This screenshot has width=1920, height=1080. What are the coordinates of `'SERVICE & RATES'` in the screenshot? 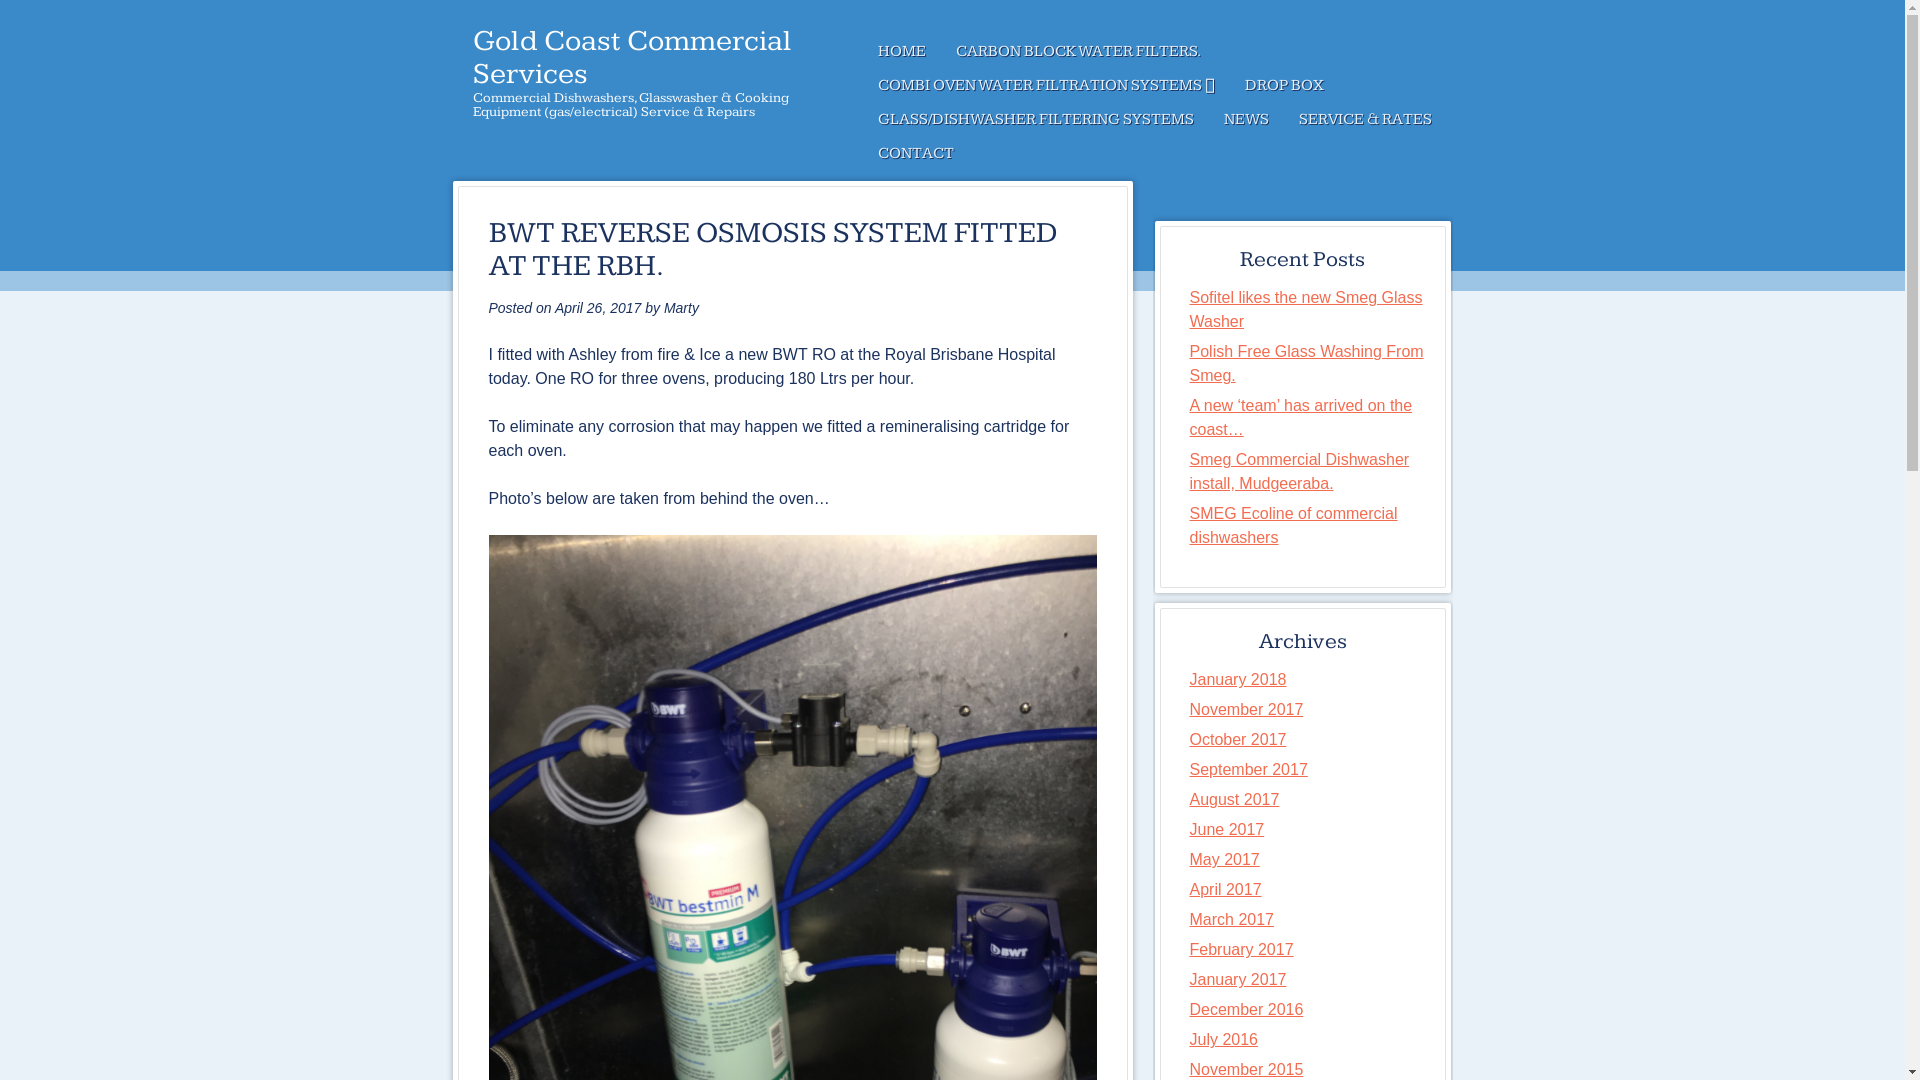 It's located at (1364, 119).